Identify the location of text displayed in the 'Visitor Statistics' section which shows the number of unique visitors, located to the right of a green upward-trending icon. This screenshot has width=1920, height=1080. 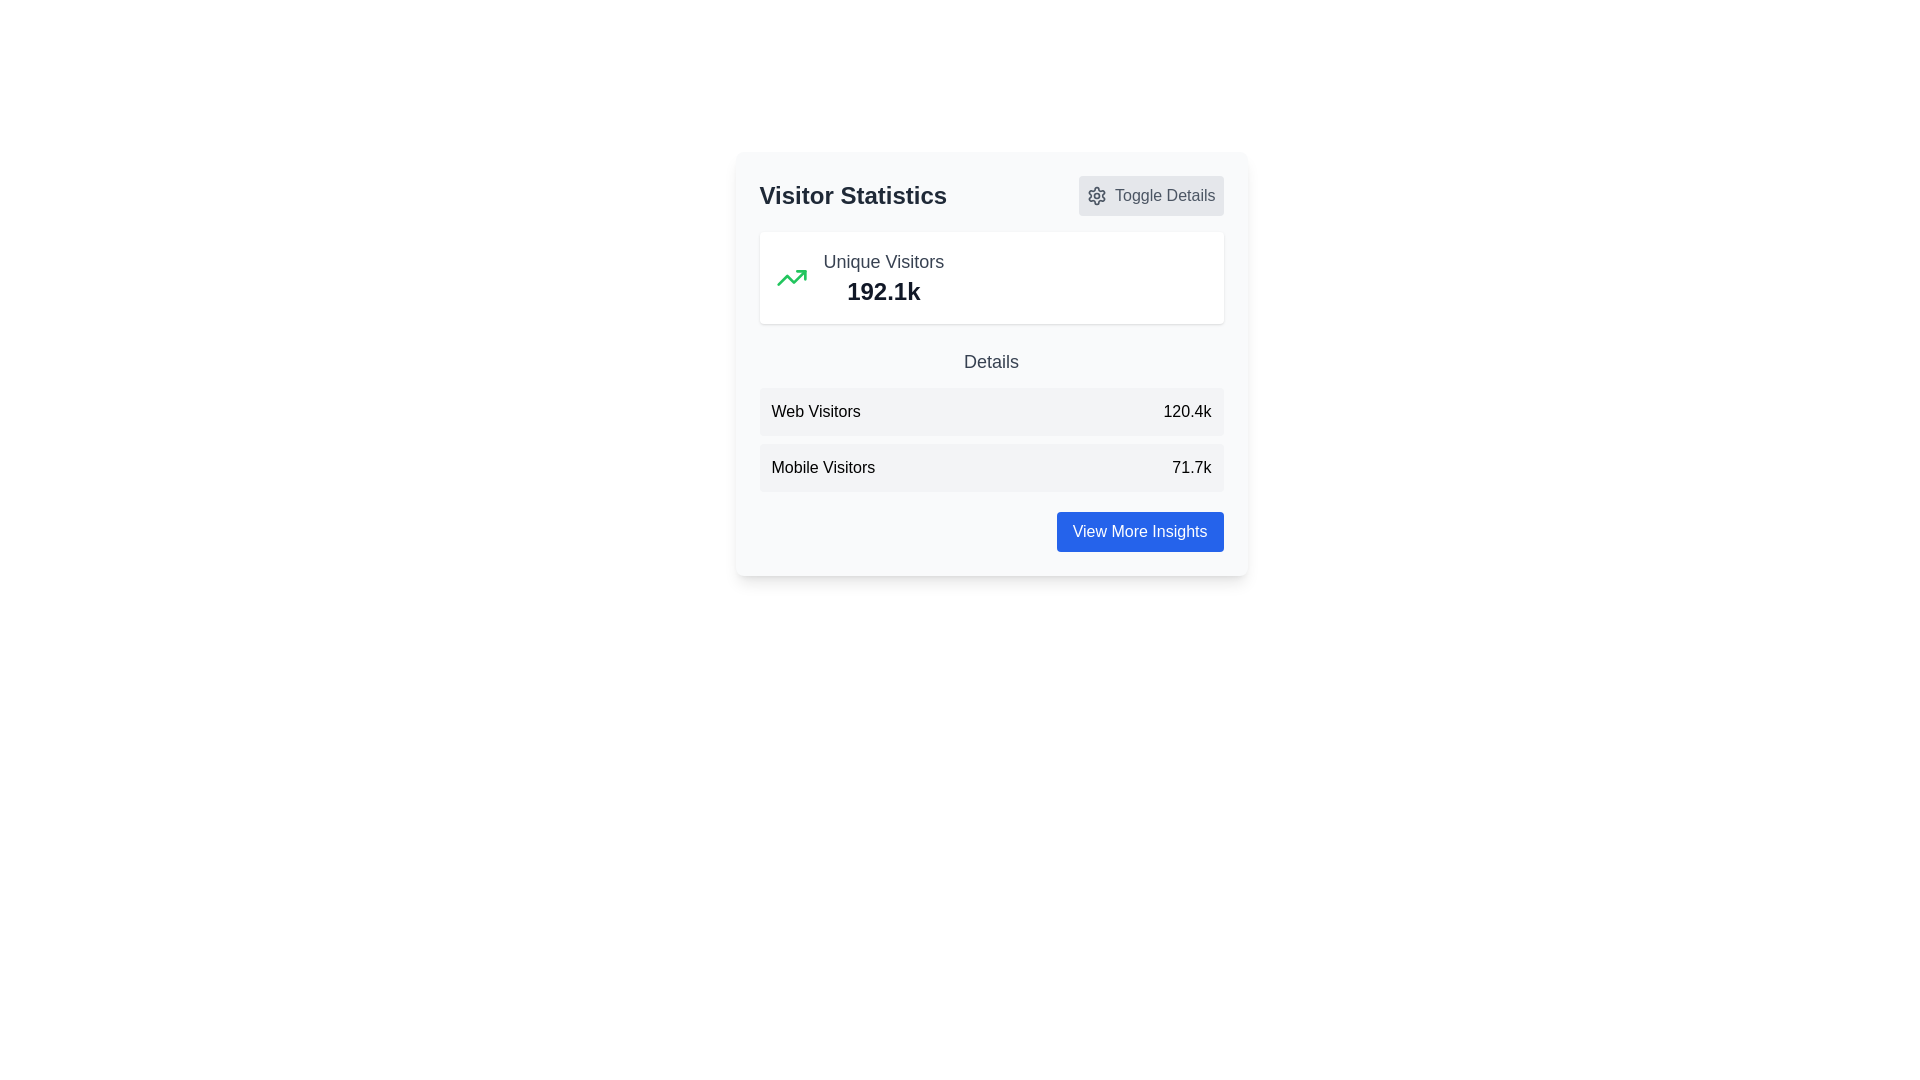
(882, 277).